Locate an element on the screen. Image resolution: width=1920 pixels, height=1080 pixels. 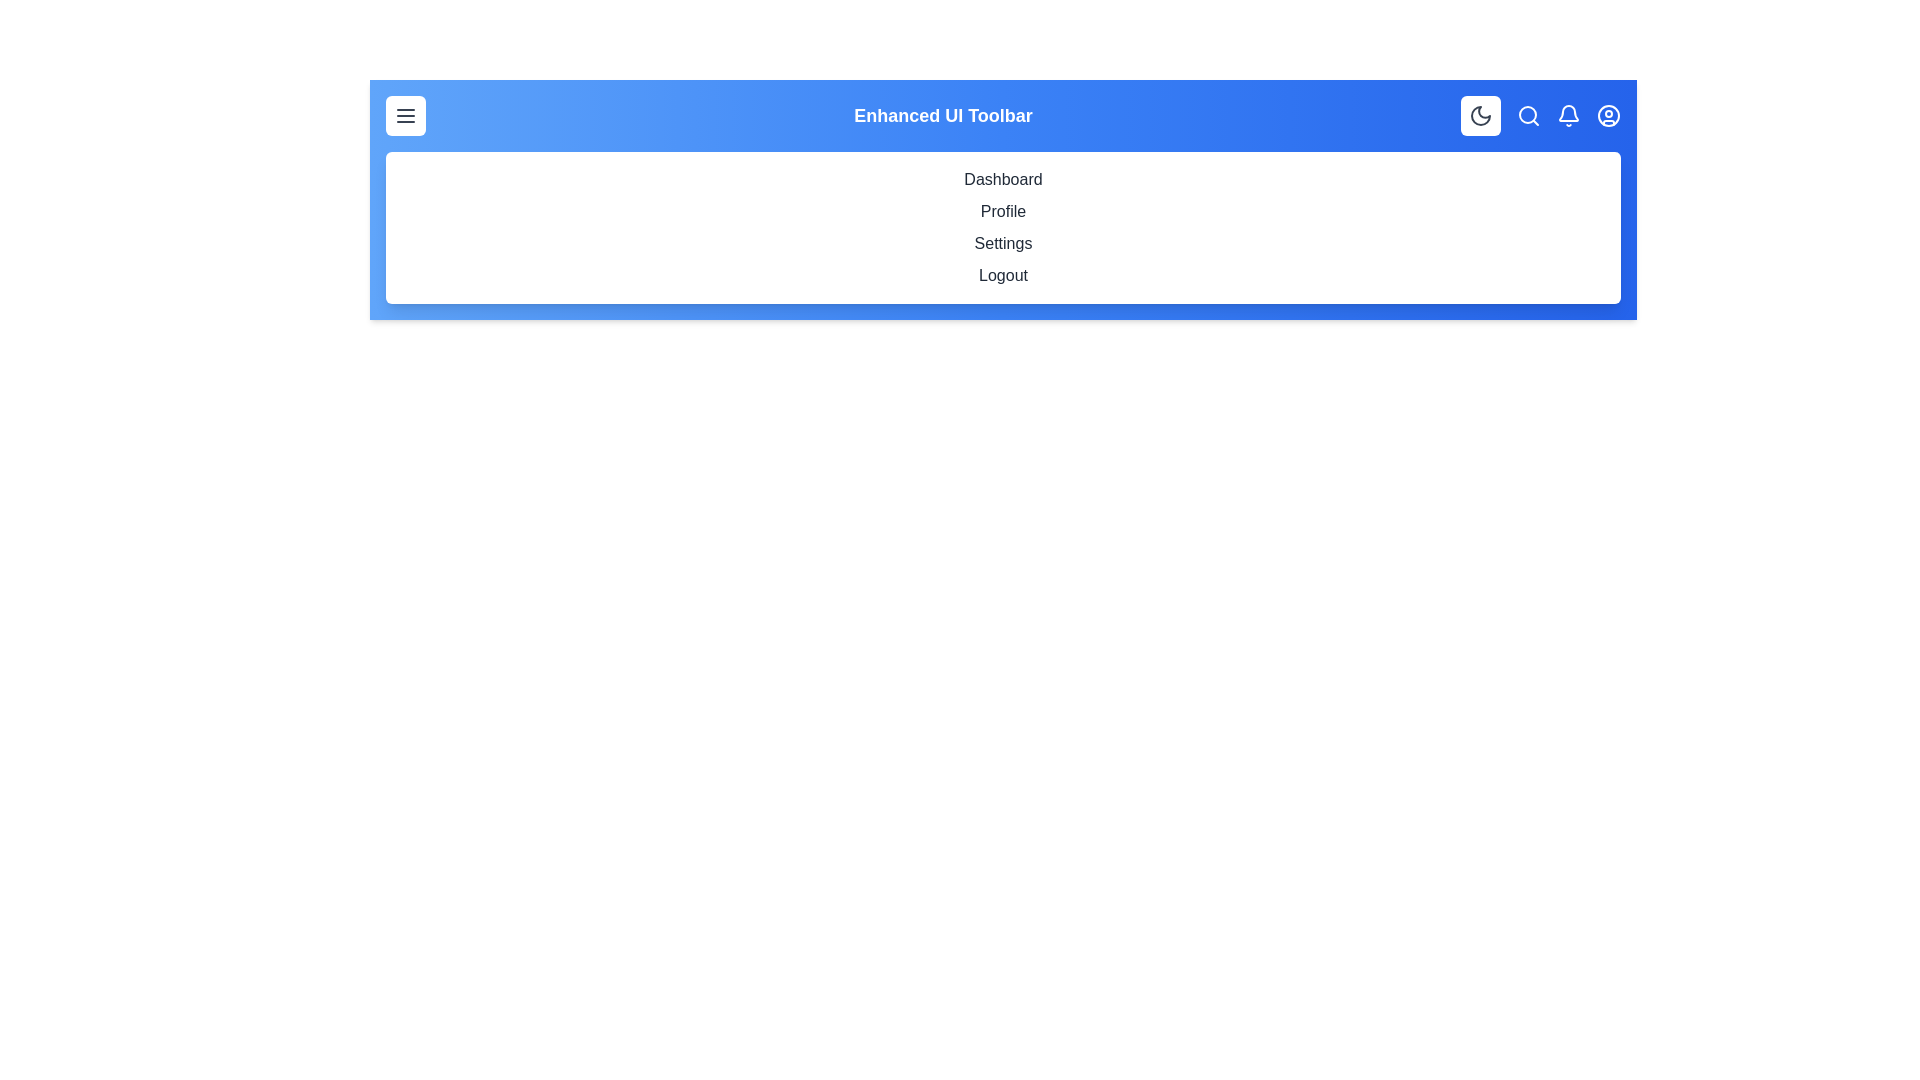
the notification icon (bell icon) located in the EnhancedAppBar is located at coordinates (1568, 115).